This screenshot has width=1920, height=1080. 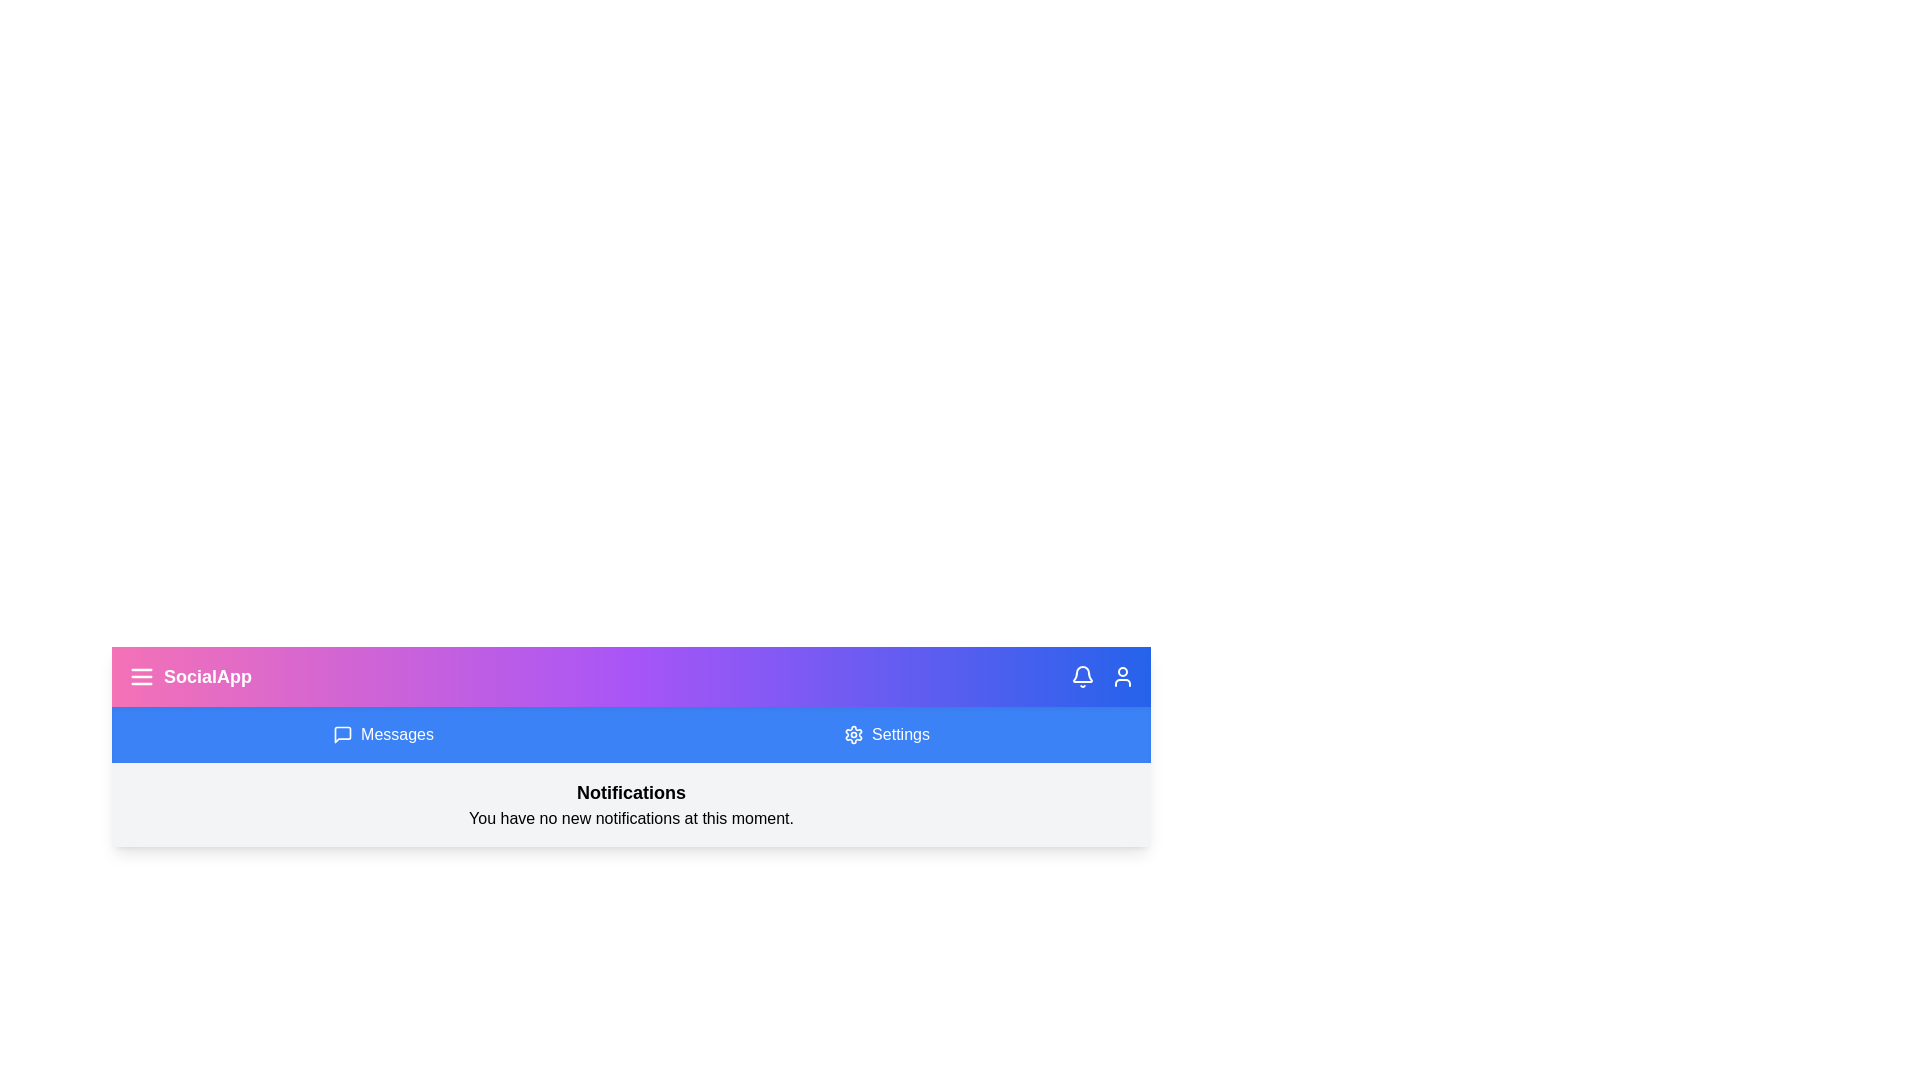 What do you see at coordinates (1082, 676) in the screenshot?
I see `the icon to trigger tooltip or visual feedback for bell` at bounding box center [1082, 676].